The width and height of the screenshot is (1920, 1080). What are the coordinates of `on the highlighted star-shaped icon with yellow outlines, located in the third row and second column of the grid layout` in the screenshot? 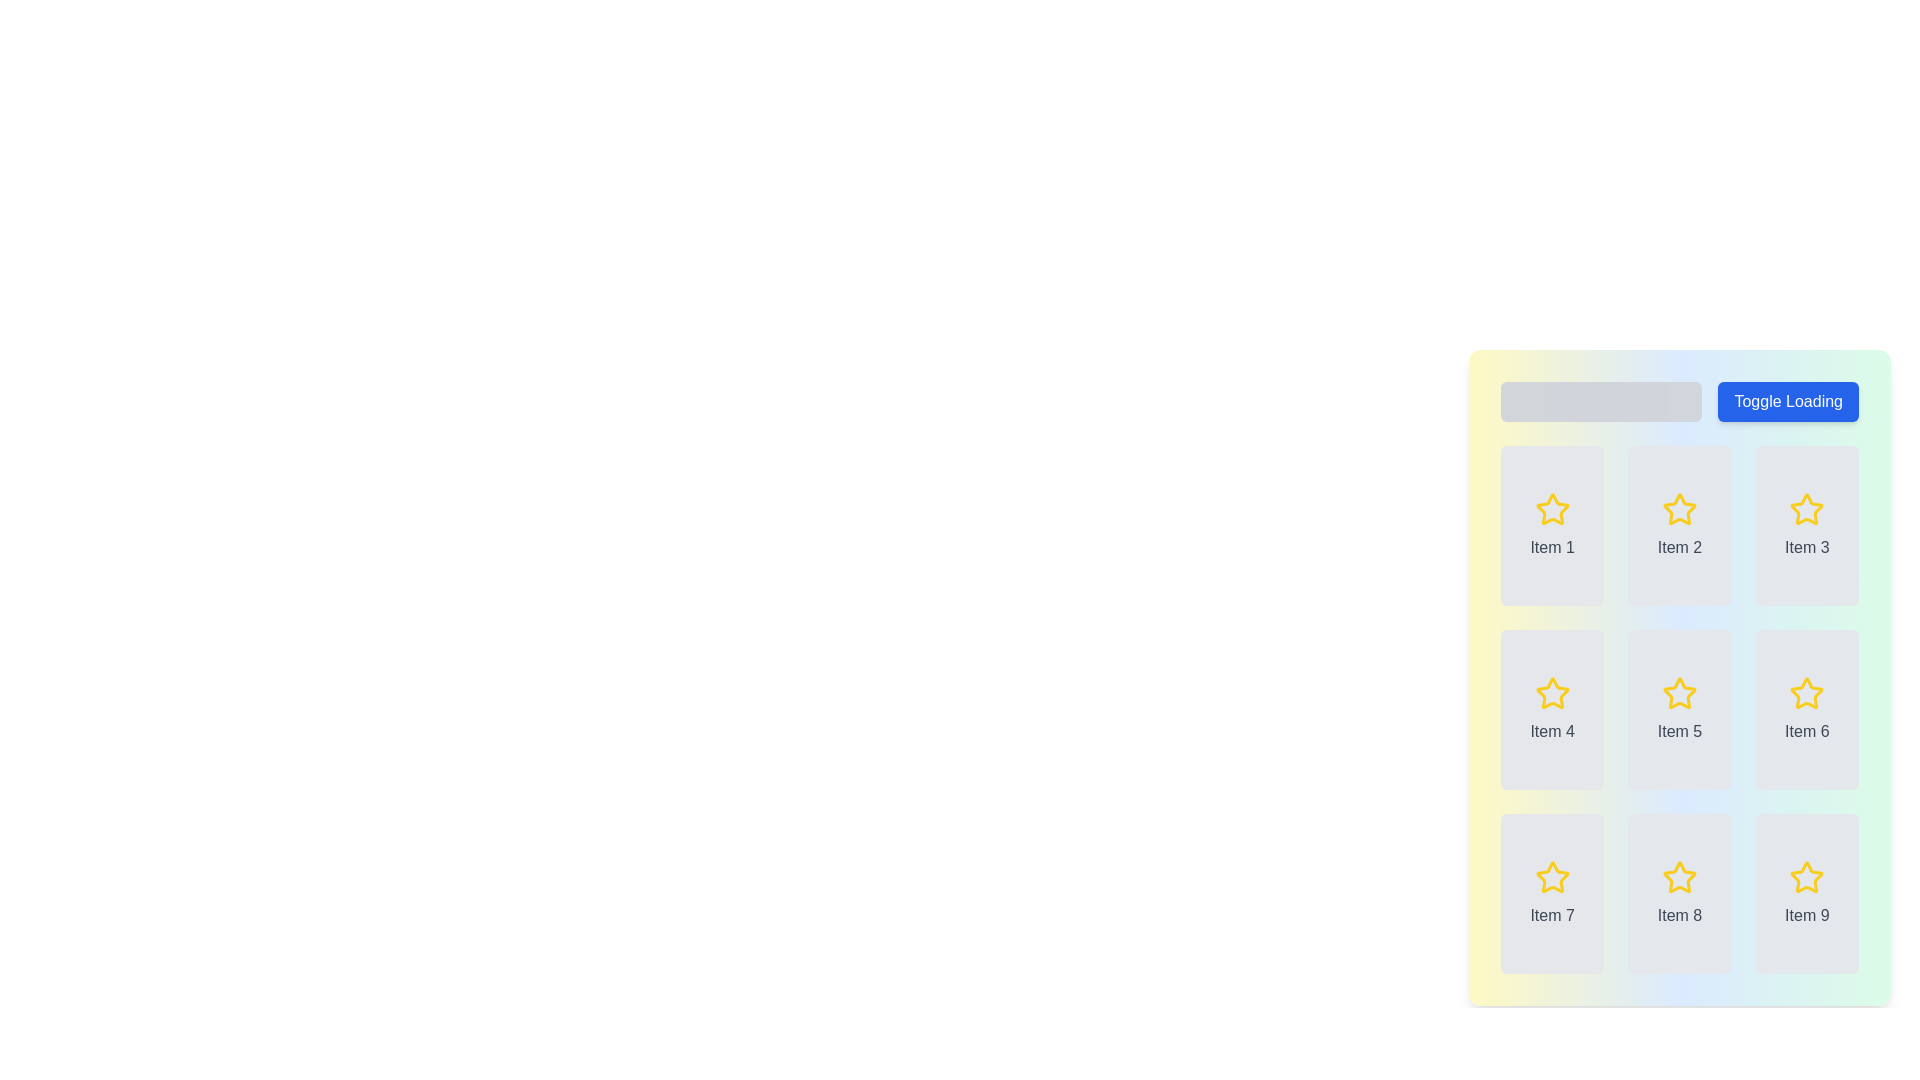 It's located at (1680, 876).